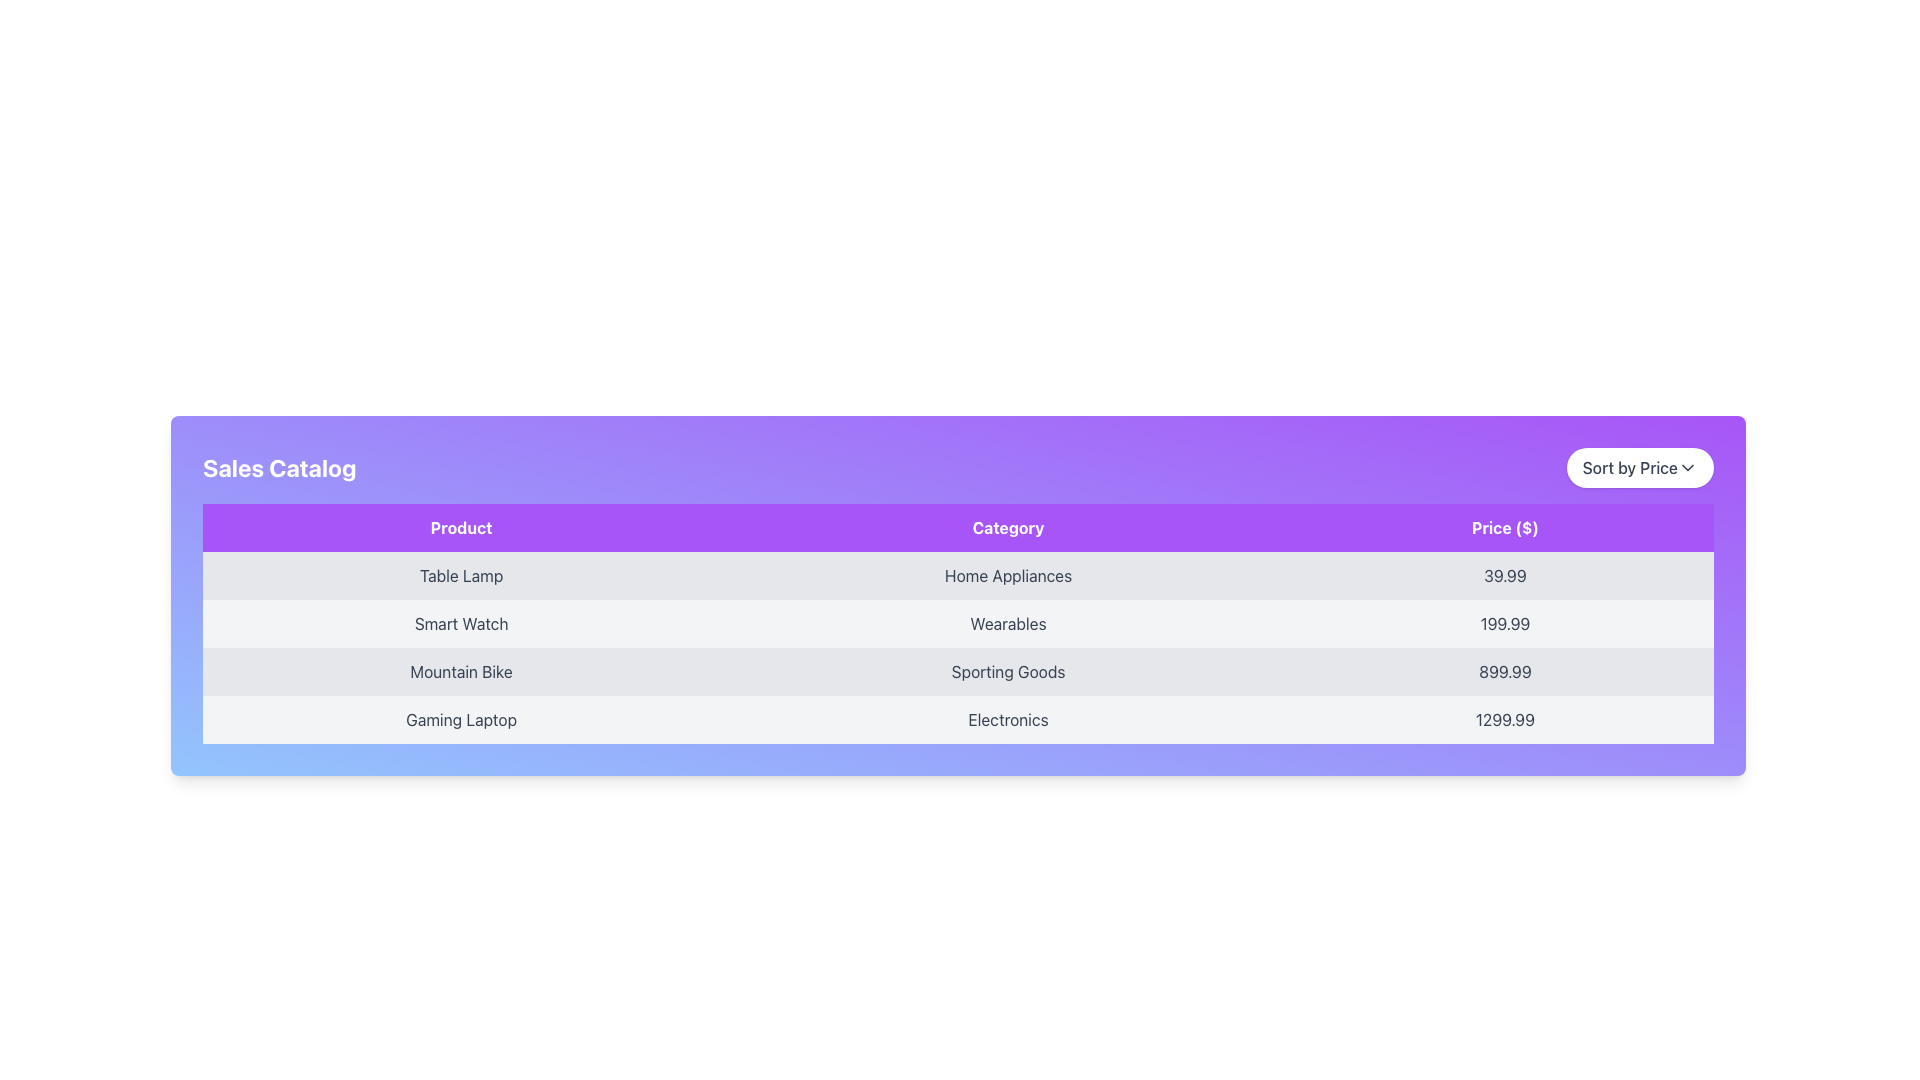 The height and width of the screenshot is (1080, 1920). I want to click on the Text label displaying the price of an item in the third row of the table under the 'Price ($)' column, adjacent to the 'Sporting Goods' cell, so click(1505, 671).